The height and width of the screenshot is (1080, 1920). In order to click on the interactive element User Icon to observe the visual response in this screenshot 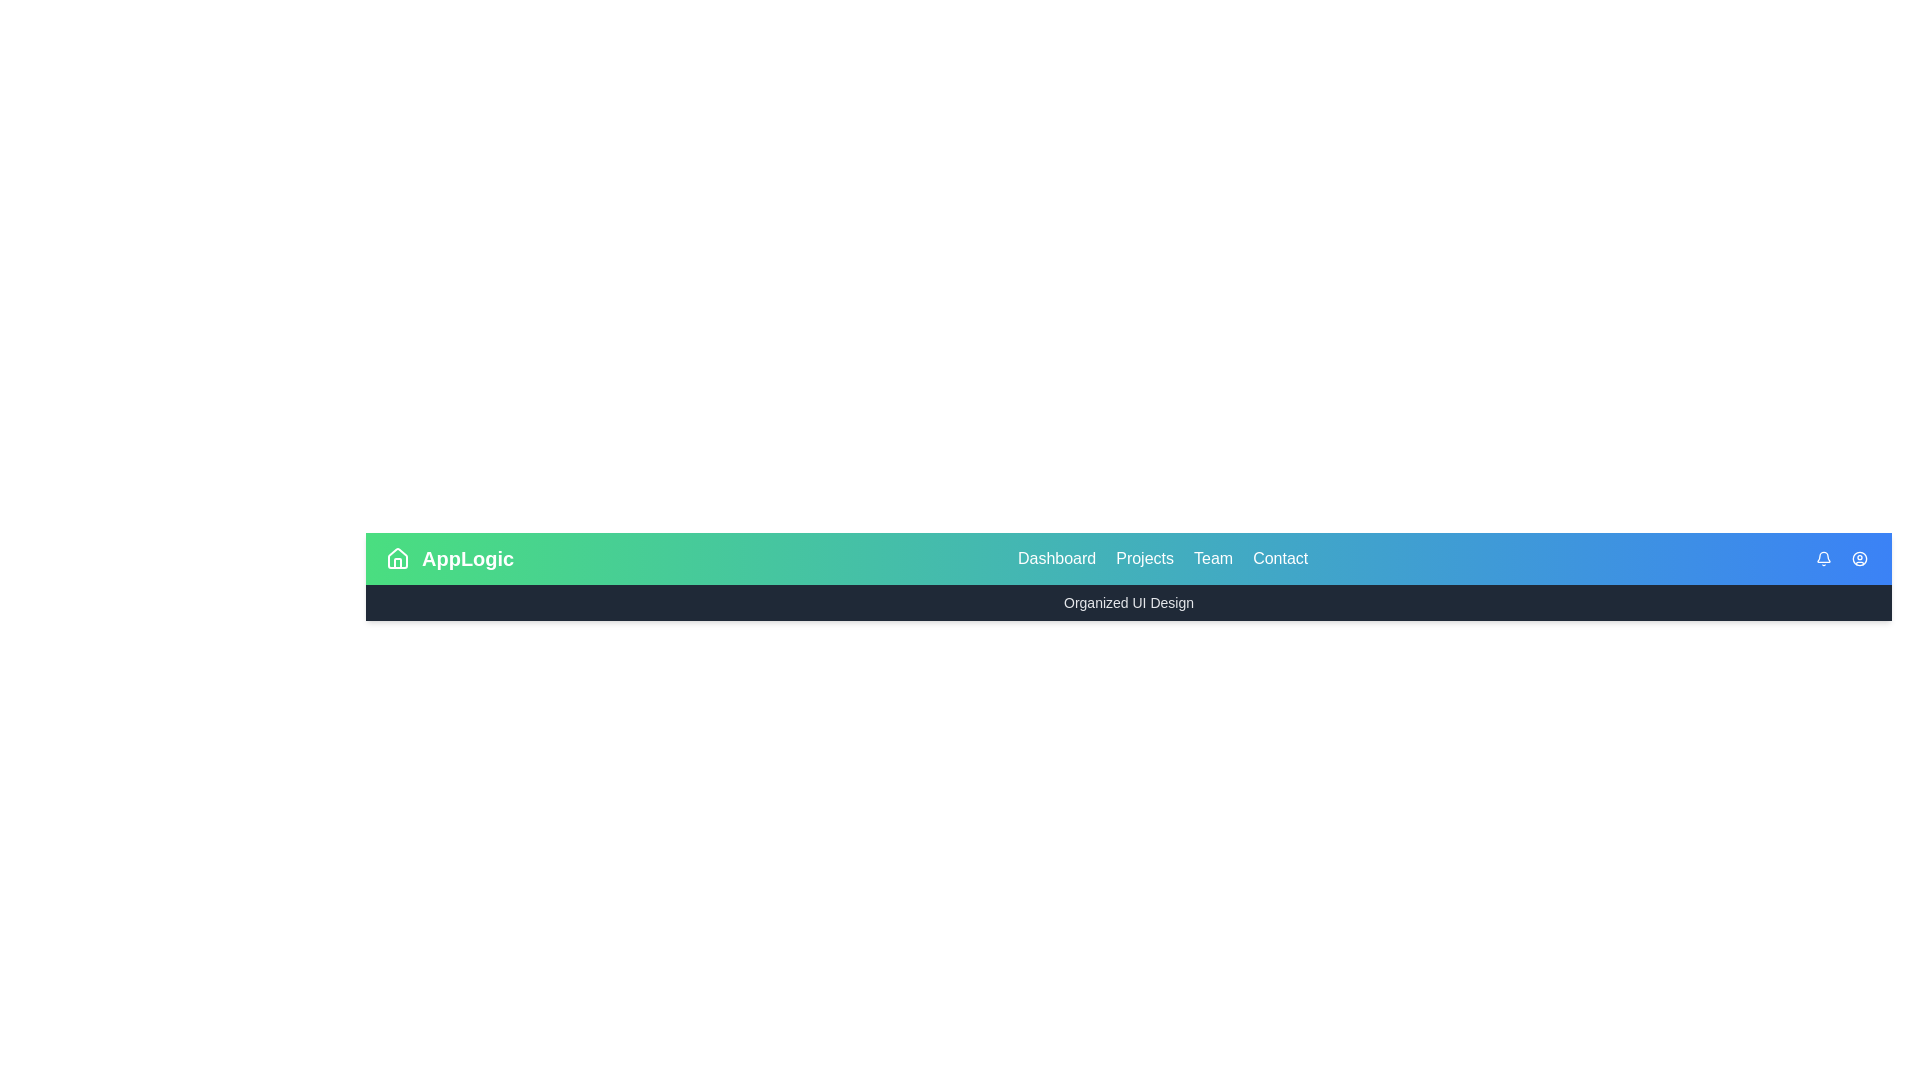, I will do `click(1859, 559)`.